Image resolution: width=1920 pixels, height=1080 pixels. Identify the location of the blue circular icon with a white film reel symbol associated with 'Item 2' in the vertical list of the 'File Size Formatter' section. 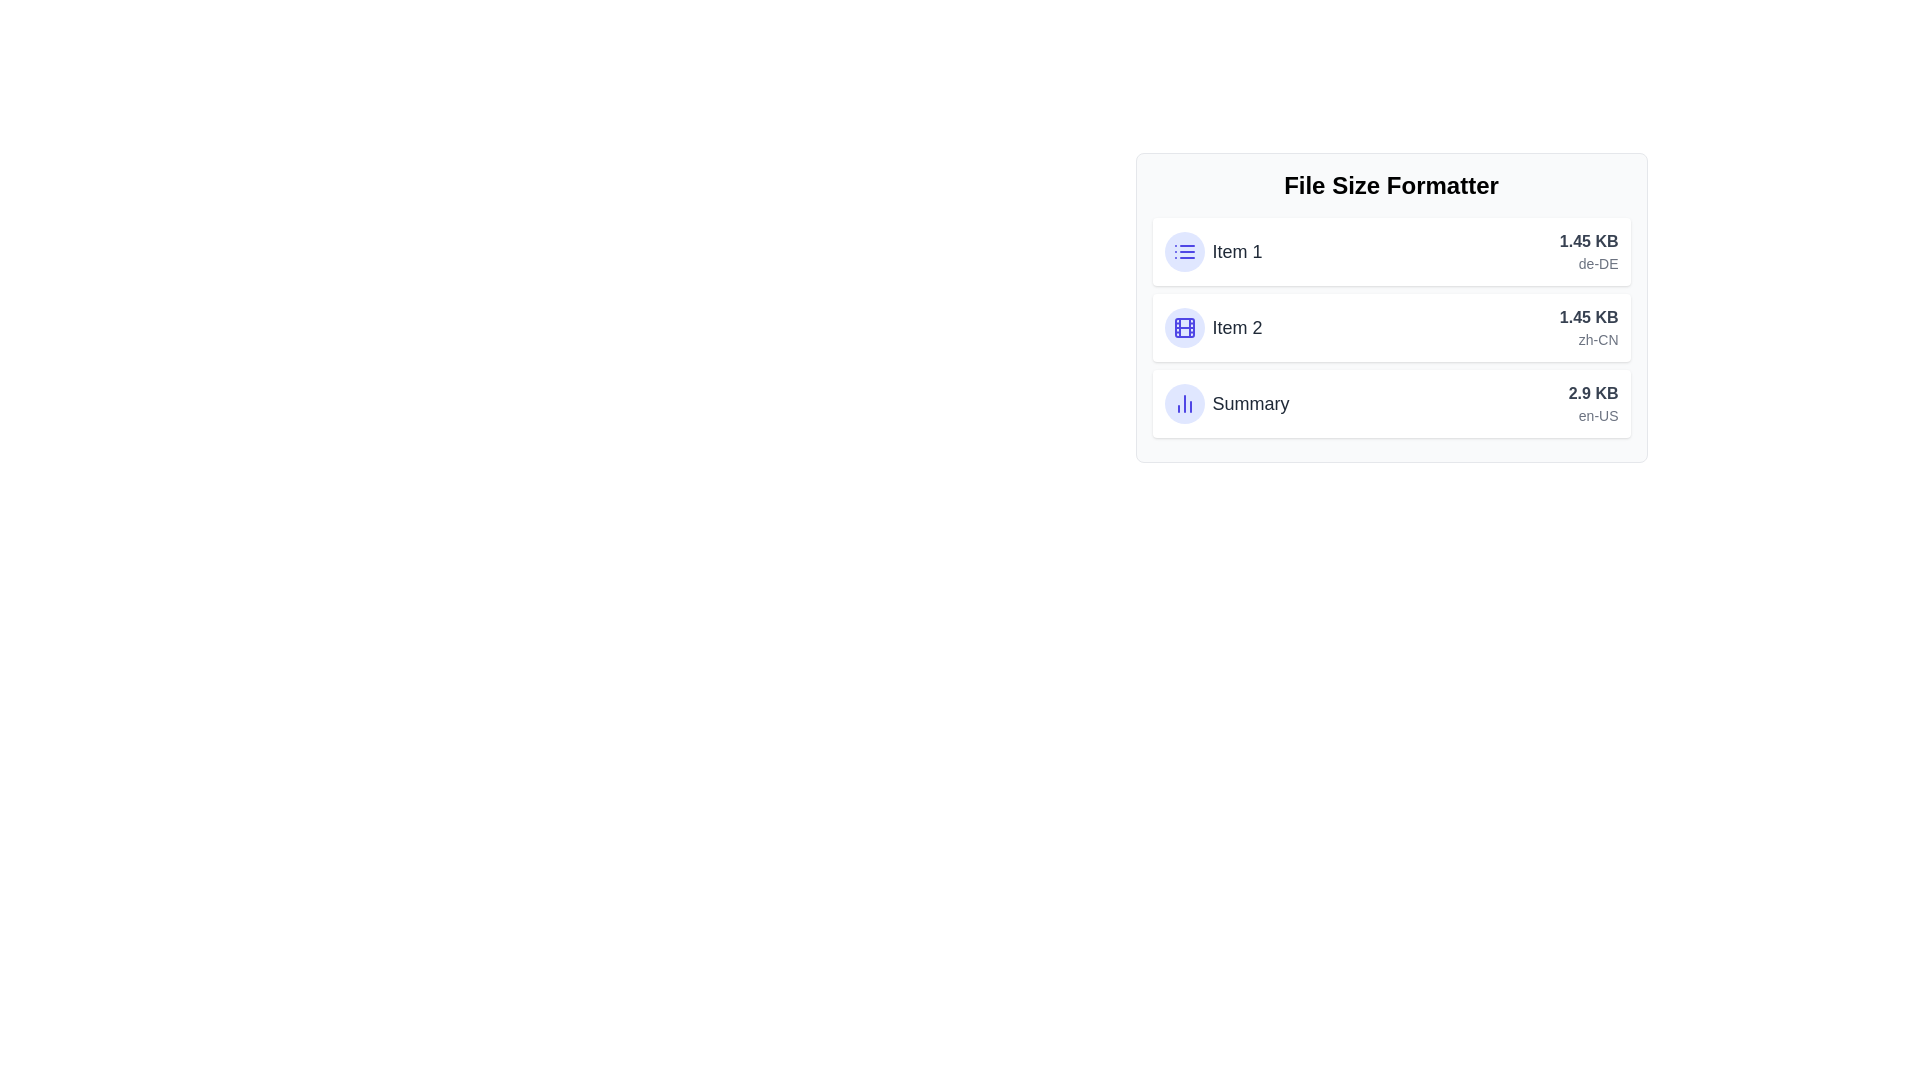
(1212, 326).